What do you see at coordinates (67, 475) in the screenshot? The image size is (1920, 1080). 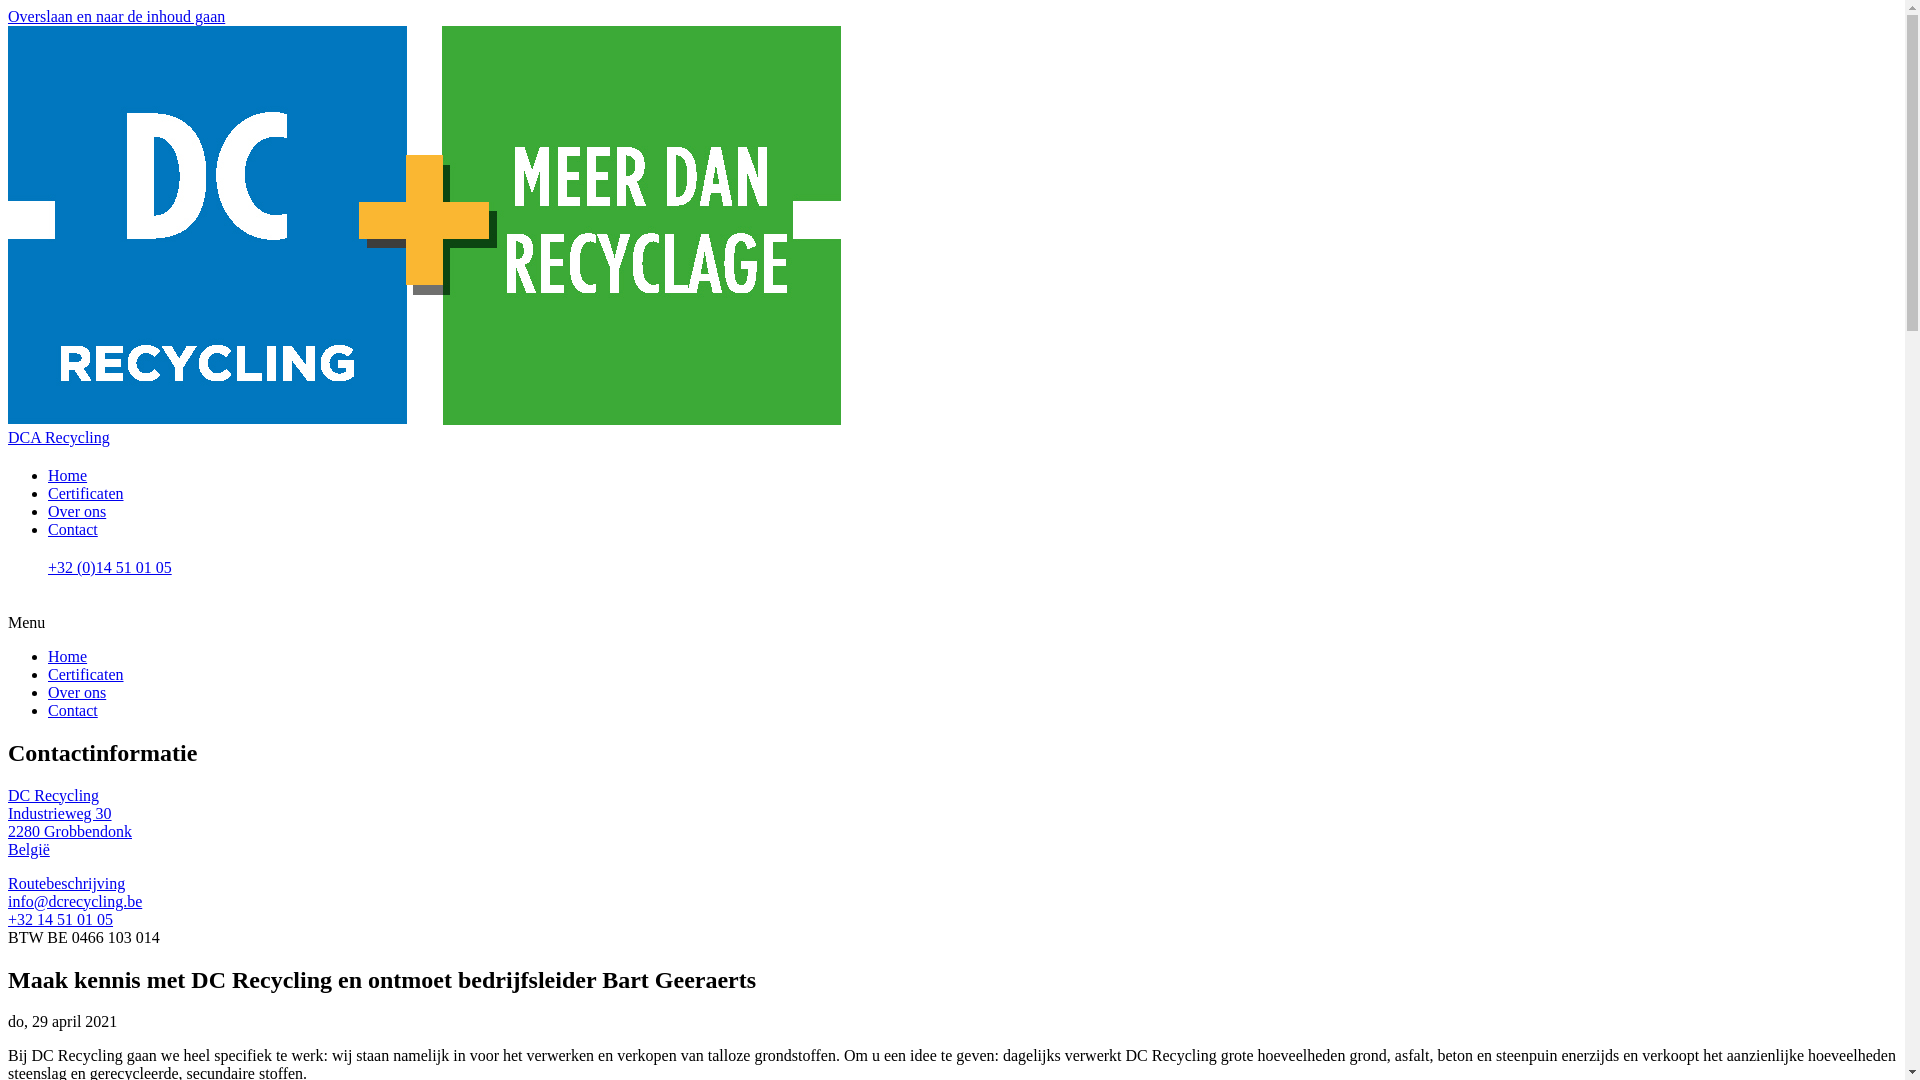 I see `'Home'` at bounding box center [67, 475].